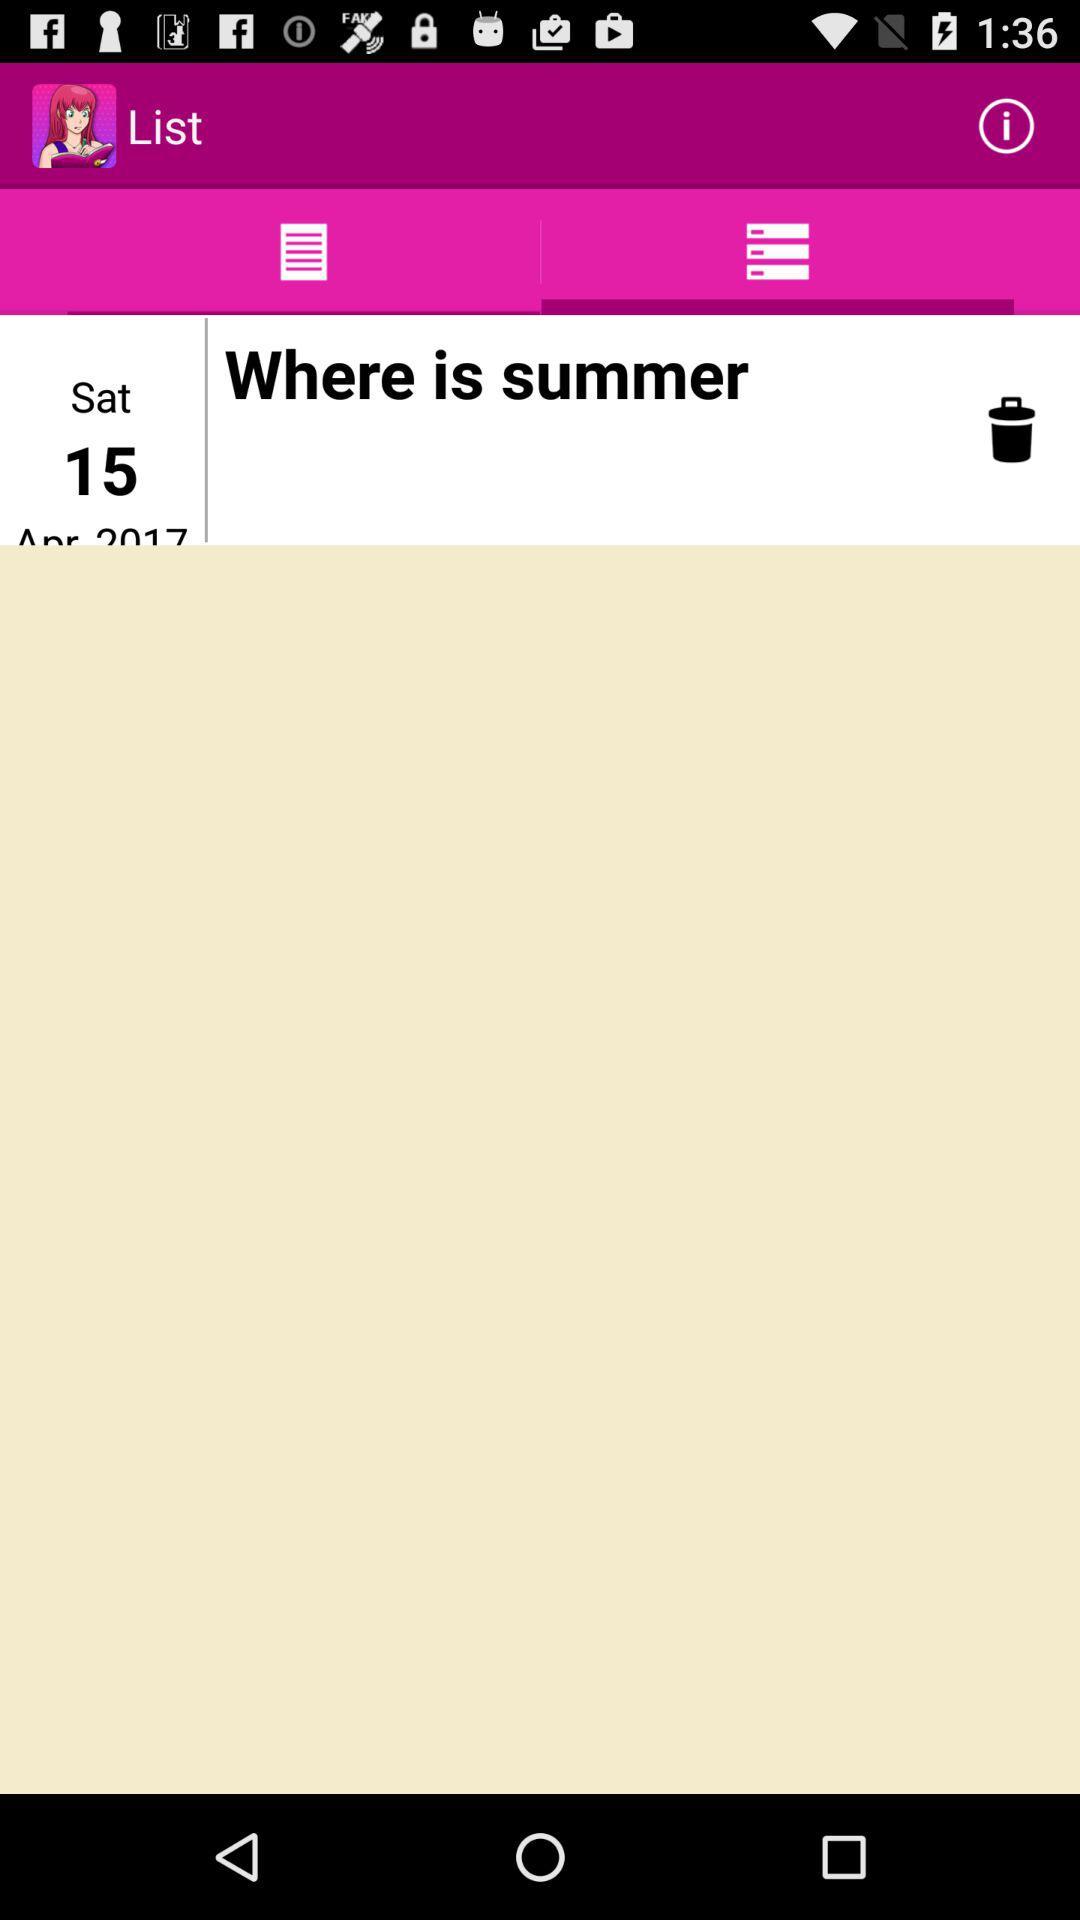 This screenshot has width=1080, height=1920. Describe the element at coordinates (1011, 428) in the screenshot. I see `the app next to where is summer icon` at that location.